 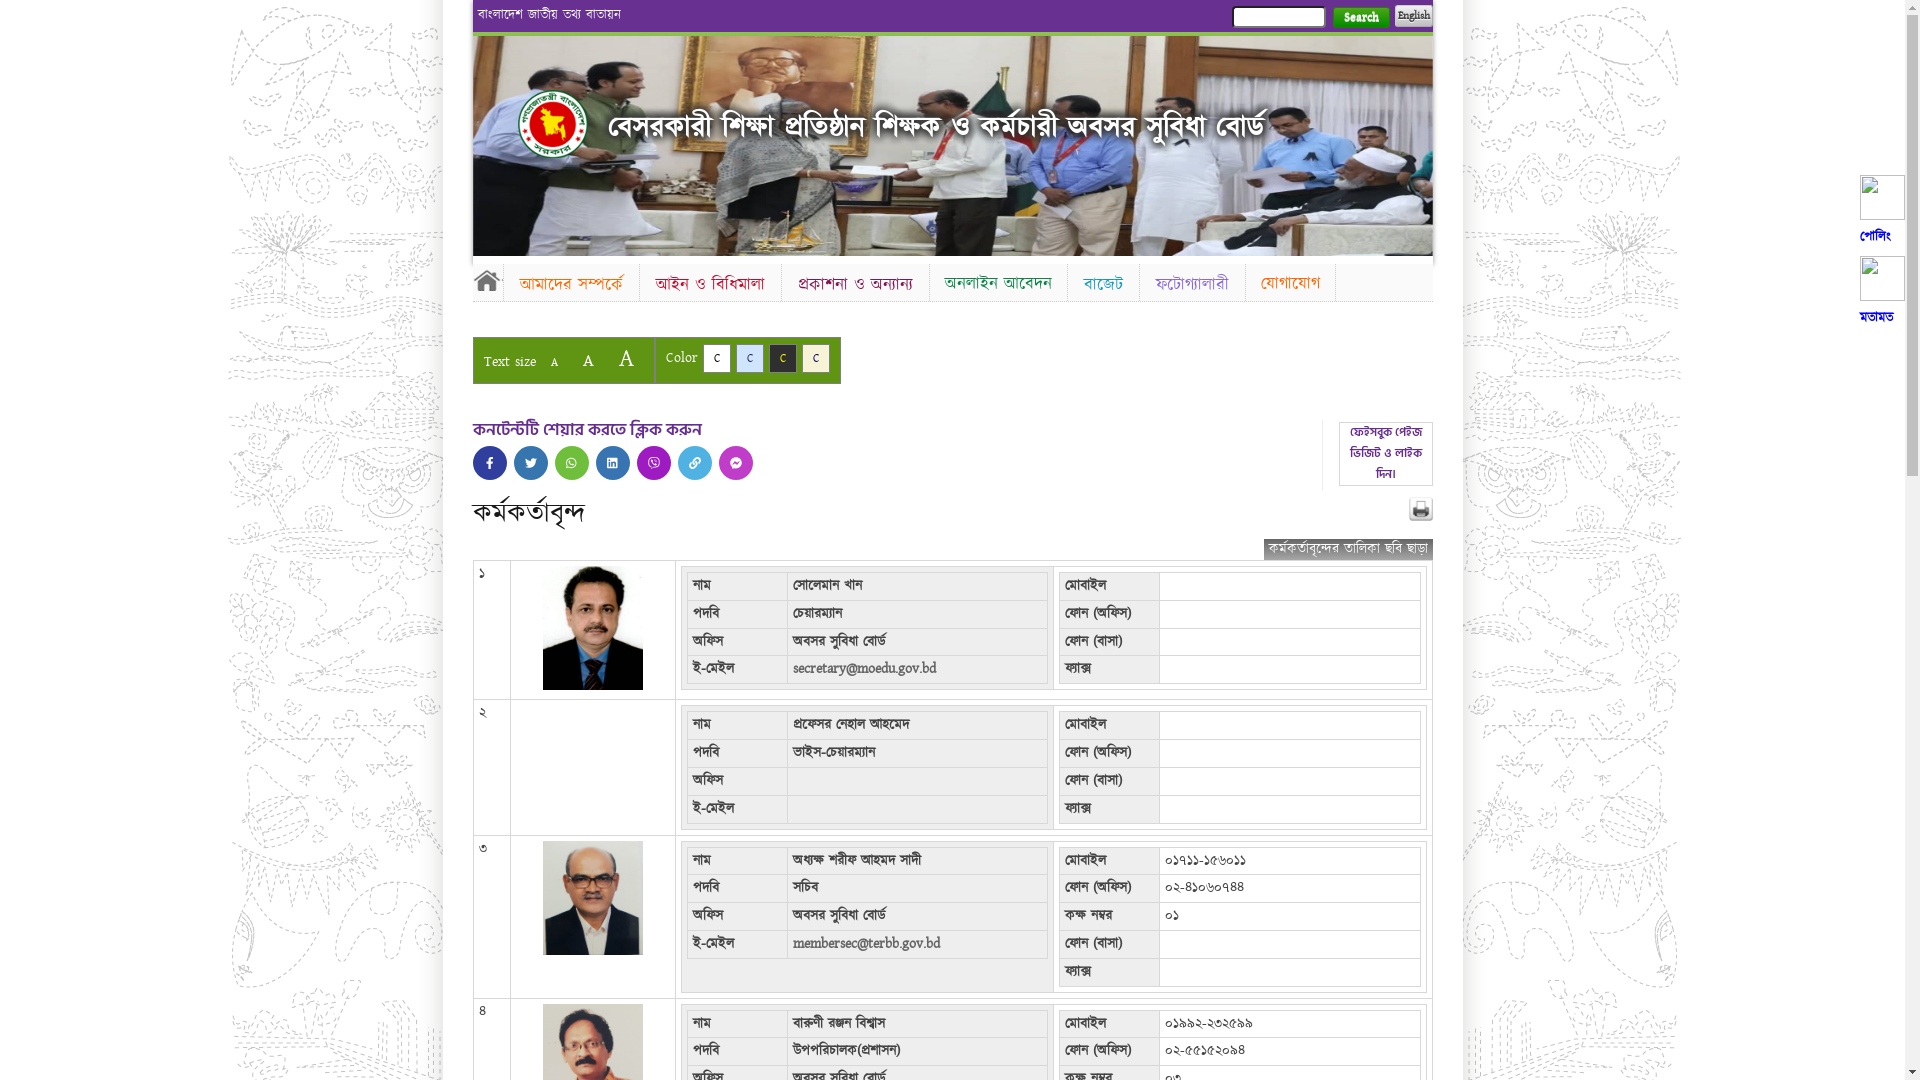 What do you see at coordinates (1392, 15) in the screenshot?
I see `'English'` at bounding box center [1392, 15].